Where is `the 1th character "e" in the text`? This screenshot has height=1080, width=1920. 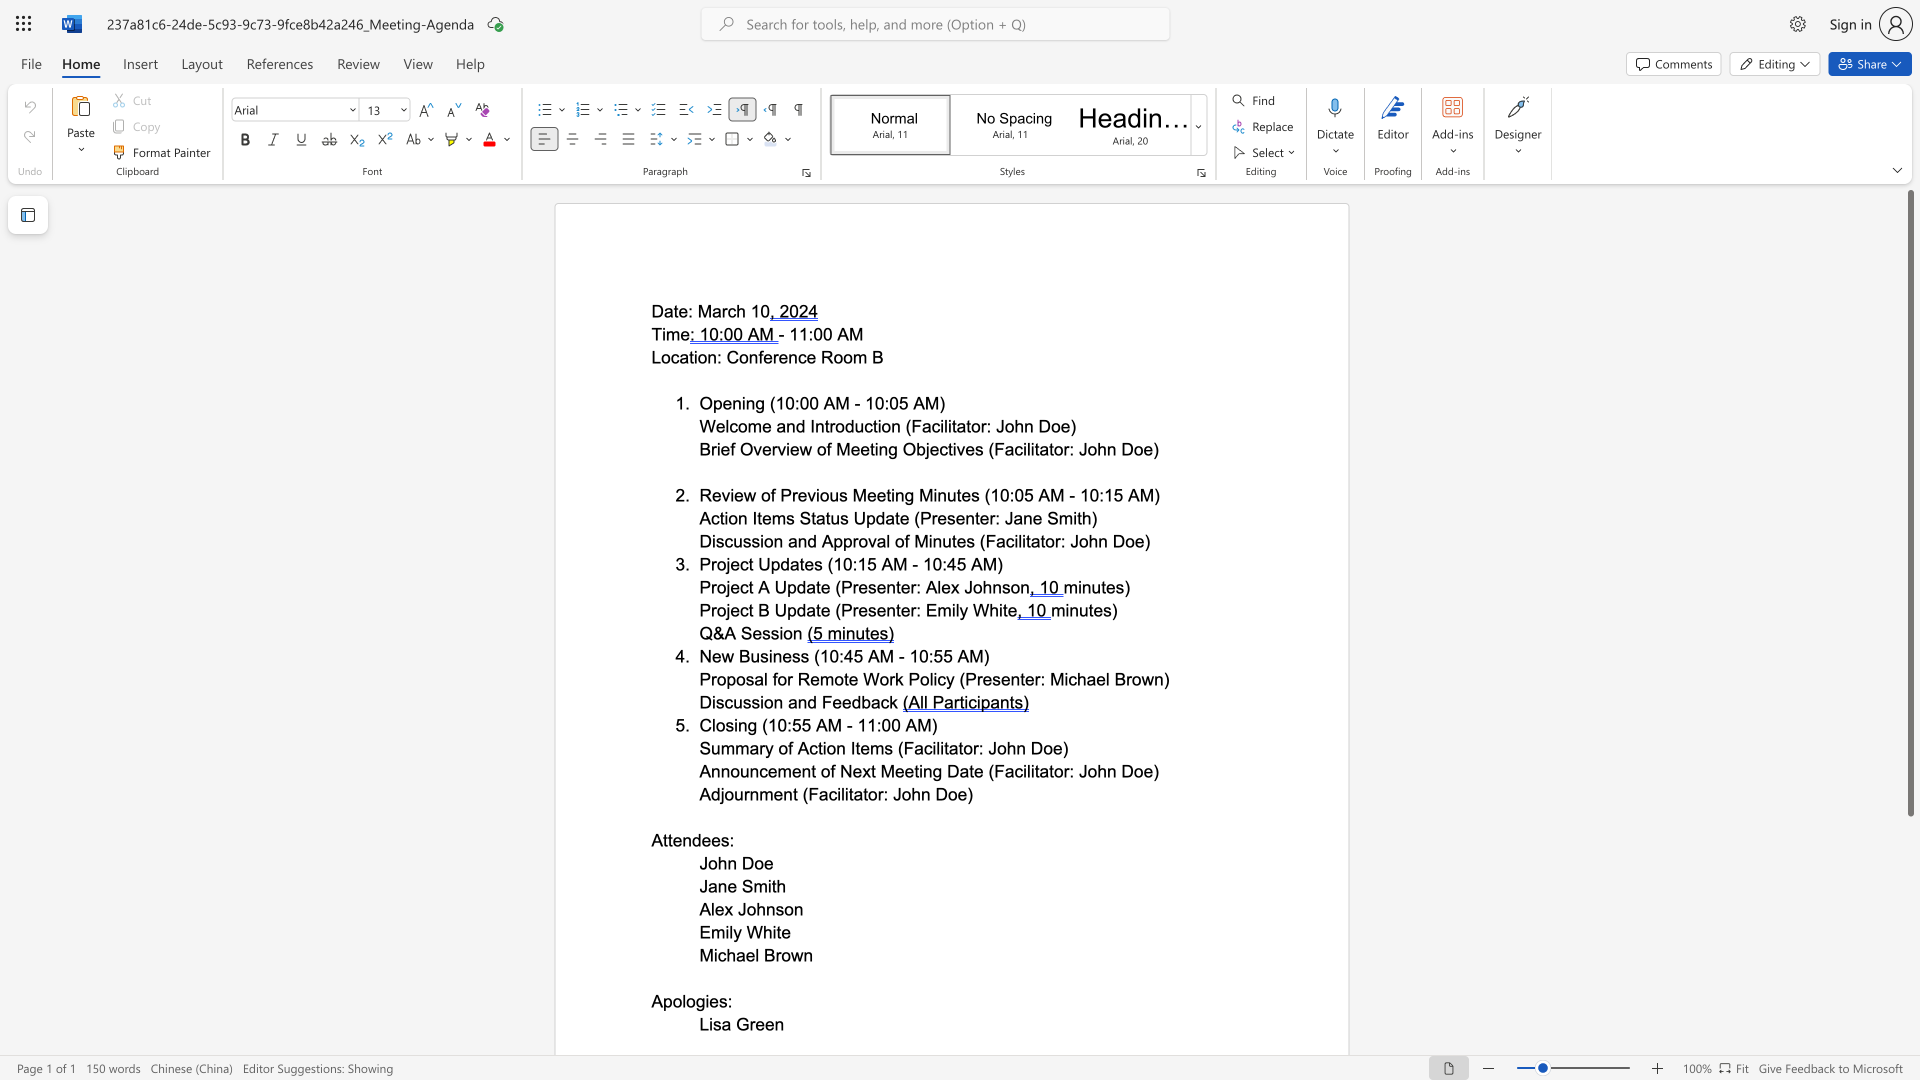 the 1th character "e" in the text is located at coordinates (815, 678).